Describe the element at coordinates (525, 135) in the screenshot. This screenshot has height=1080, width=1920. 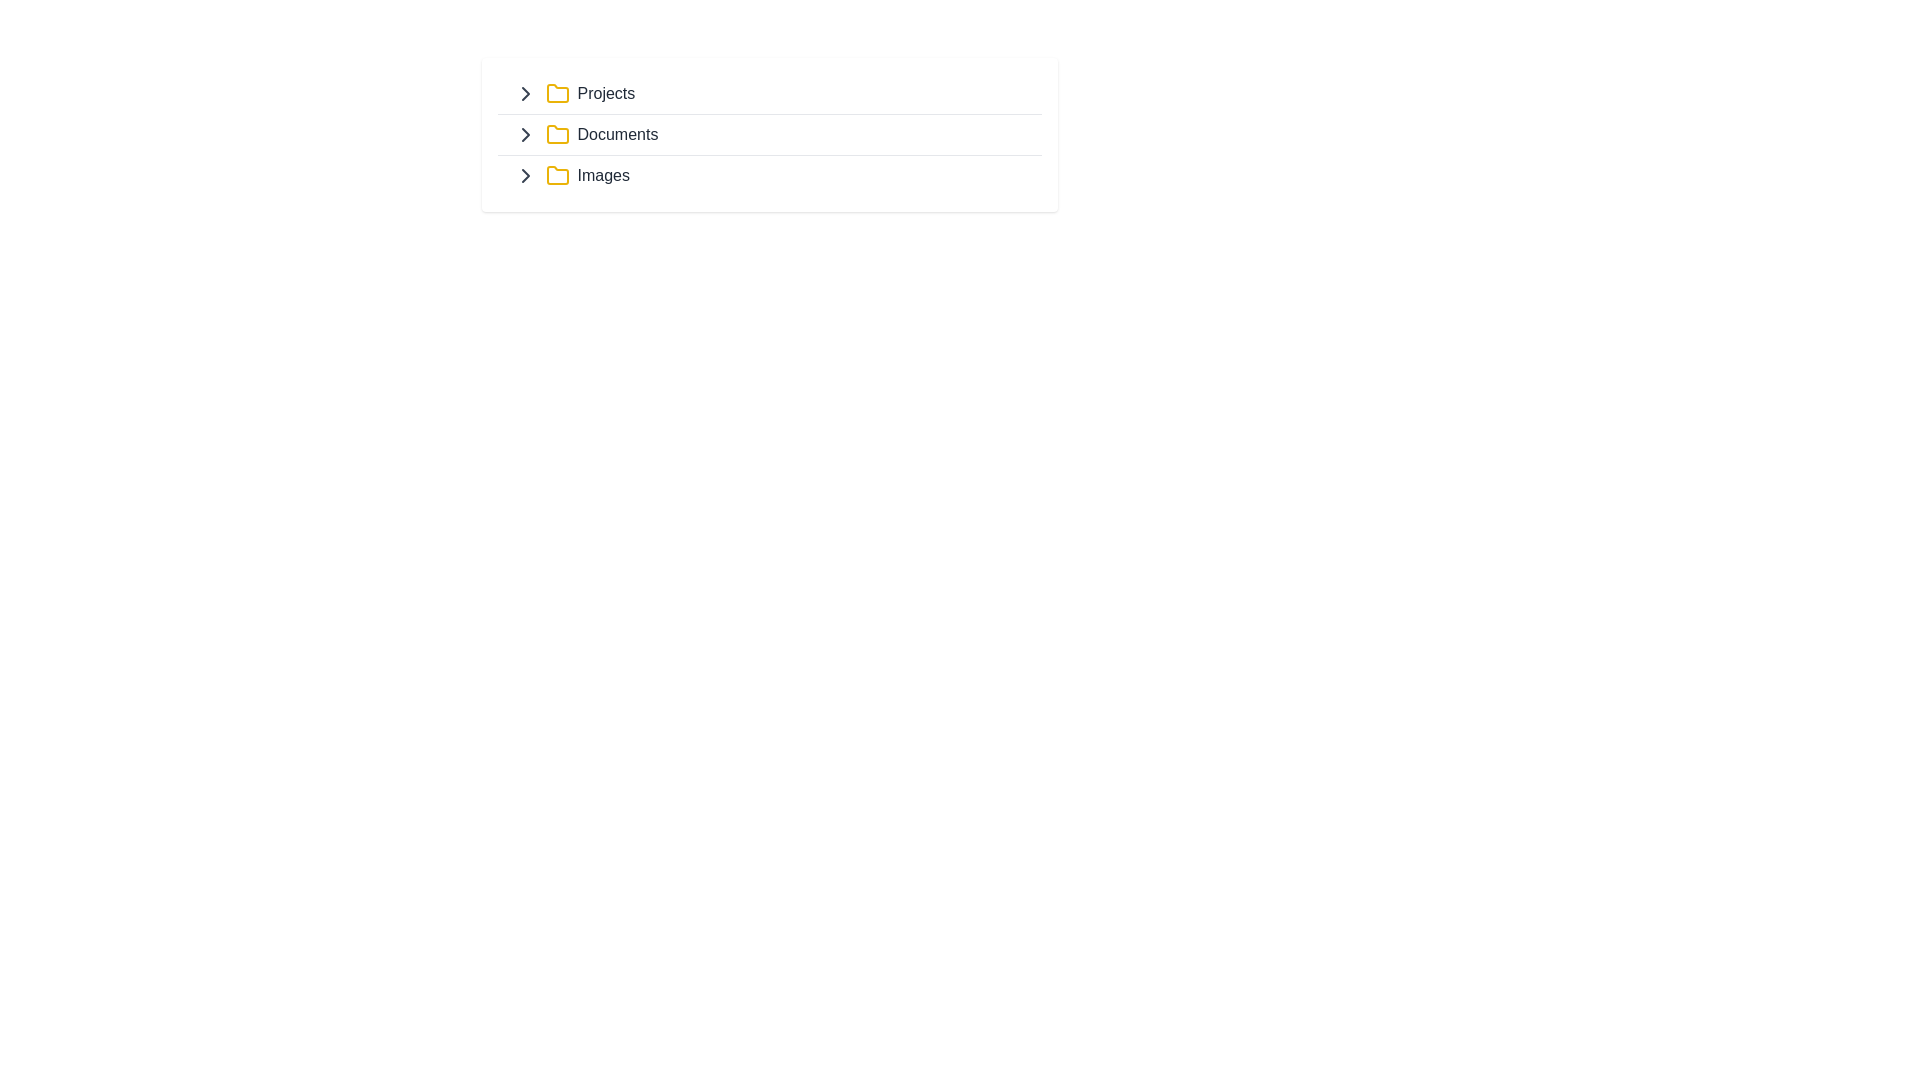
I see `the chevron icon located to the left of the yellow folder icon in the 'Documents' list item` at that location.